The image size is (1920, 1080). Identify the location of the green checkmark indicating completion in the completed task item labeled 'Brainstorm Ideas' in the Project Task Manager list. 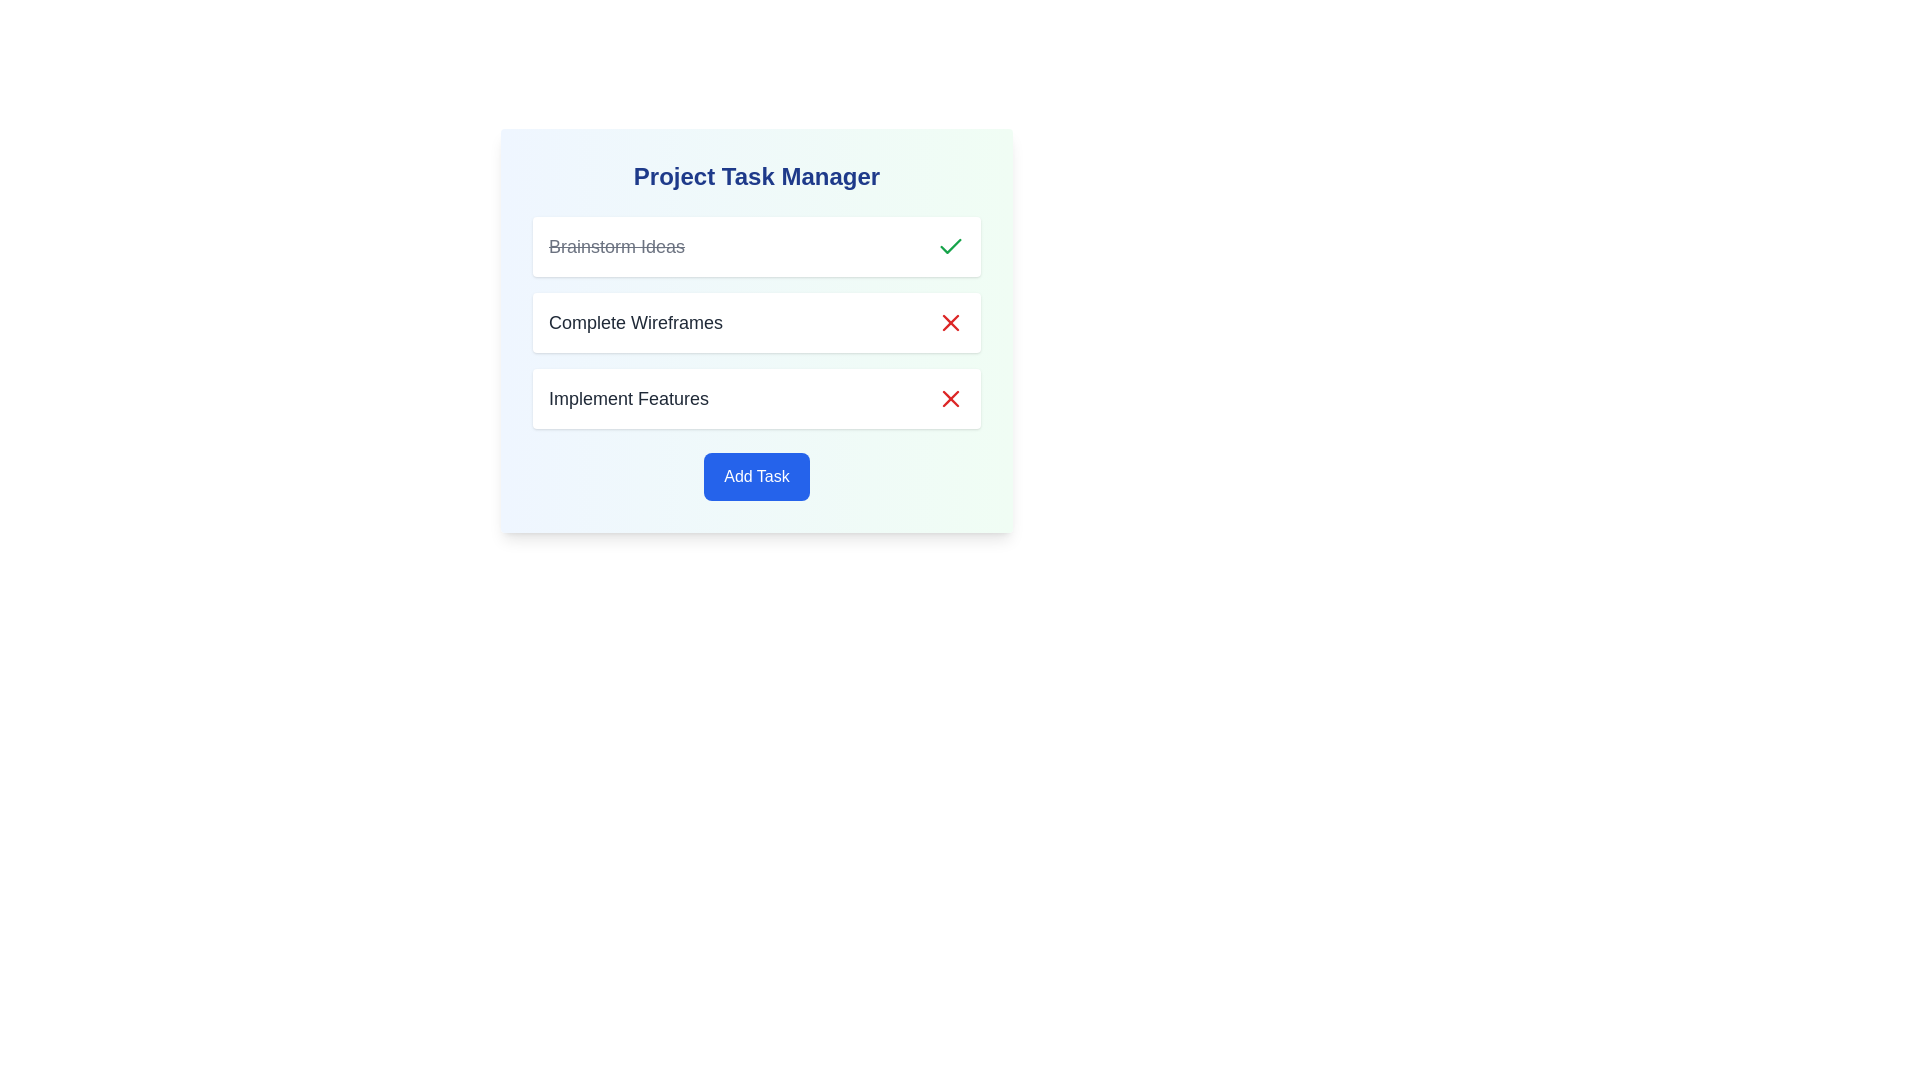
(756, 245).